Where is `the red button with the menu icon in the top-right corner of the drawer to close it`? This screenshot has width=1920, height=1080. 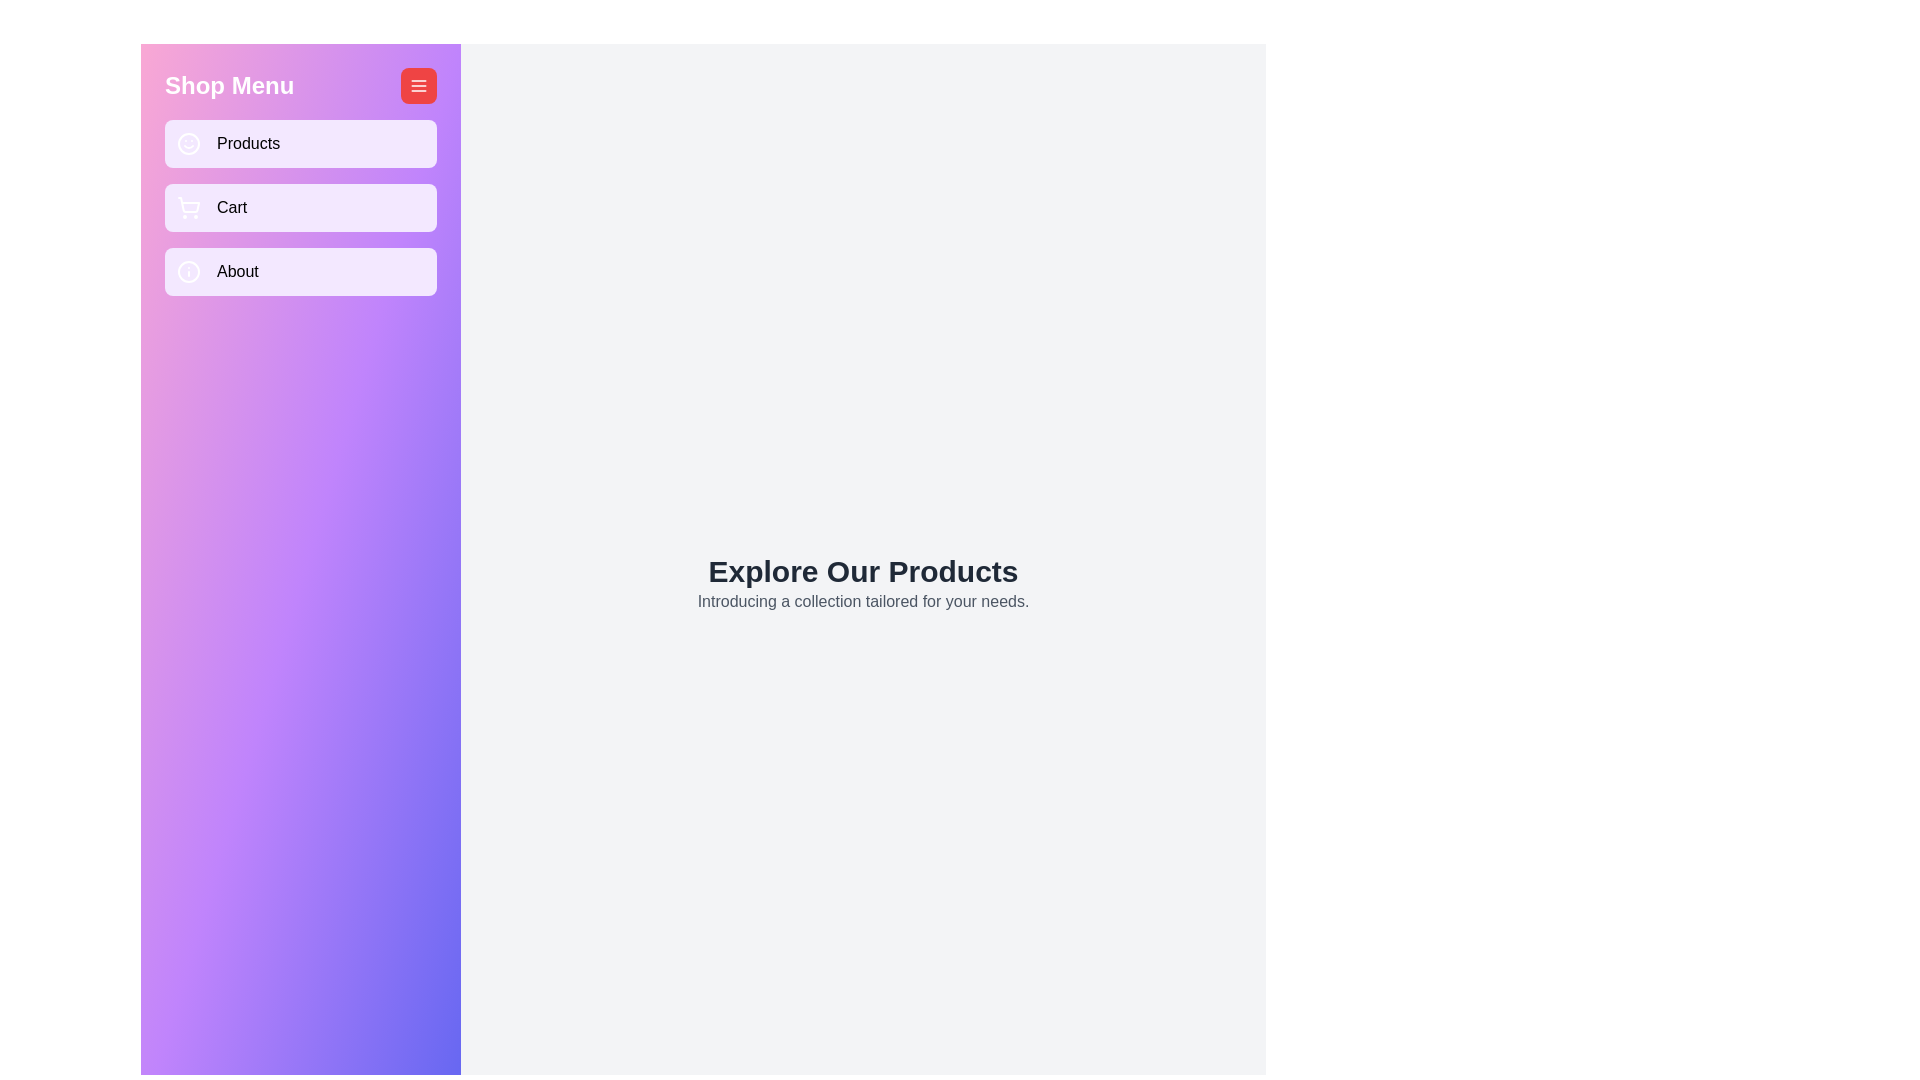 the red button with the menu icon in the top-right corner of the drawer to close it is located at coordinates (417, 84).